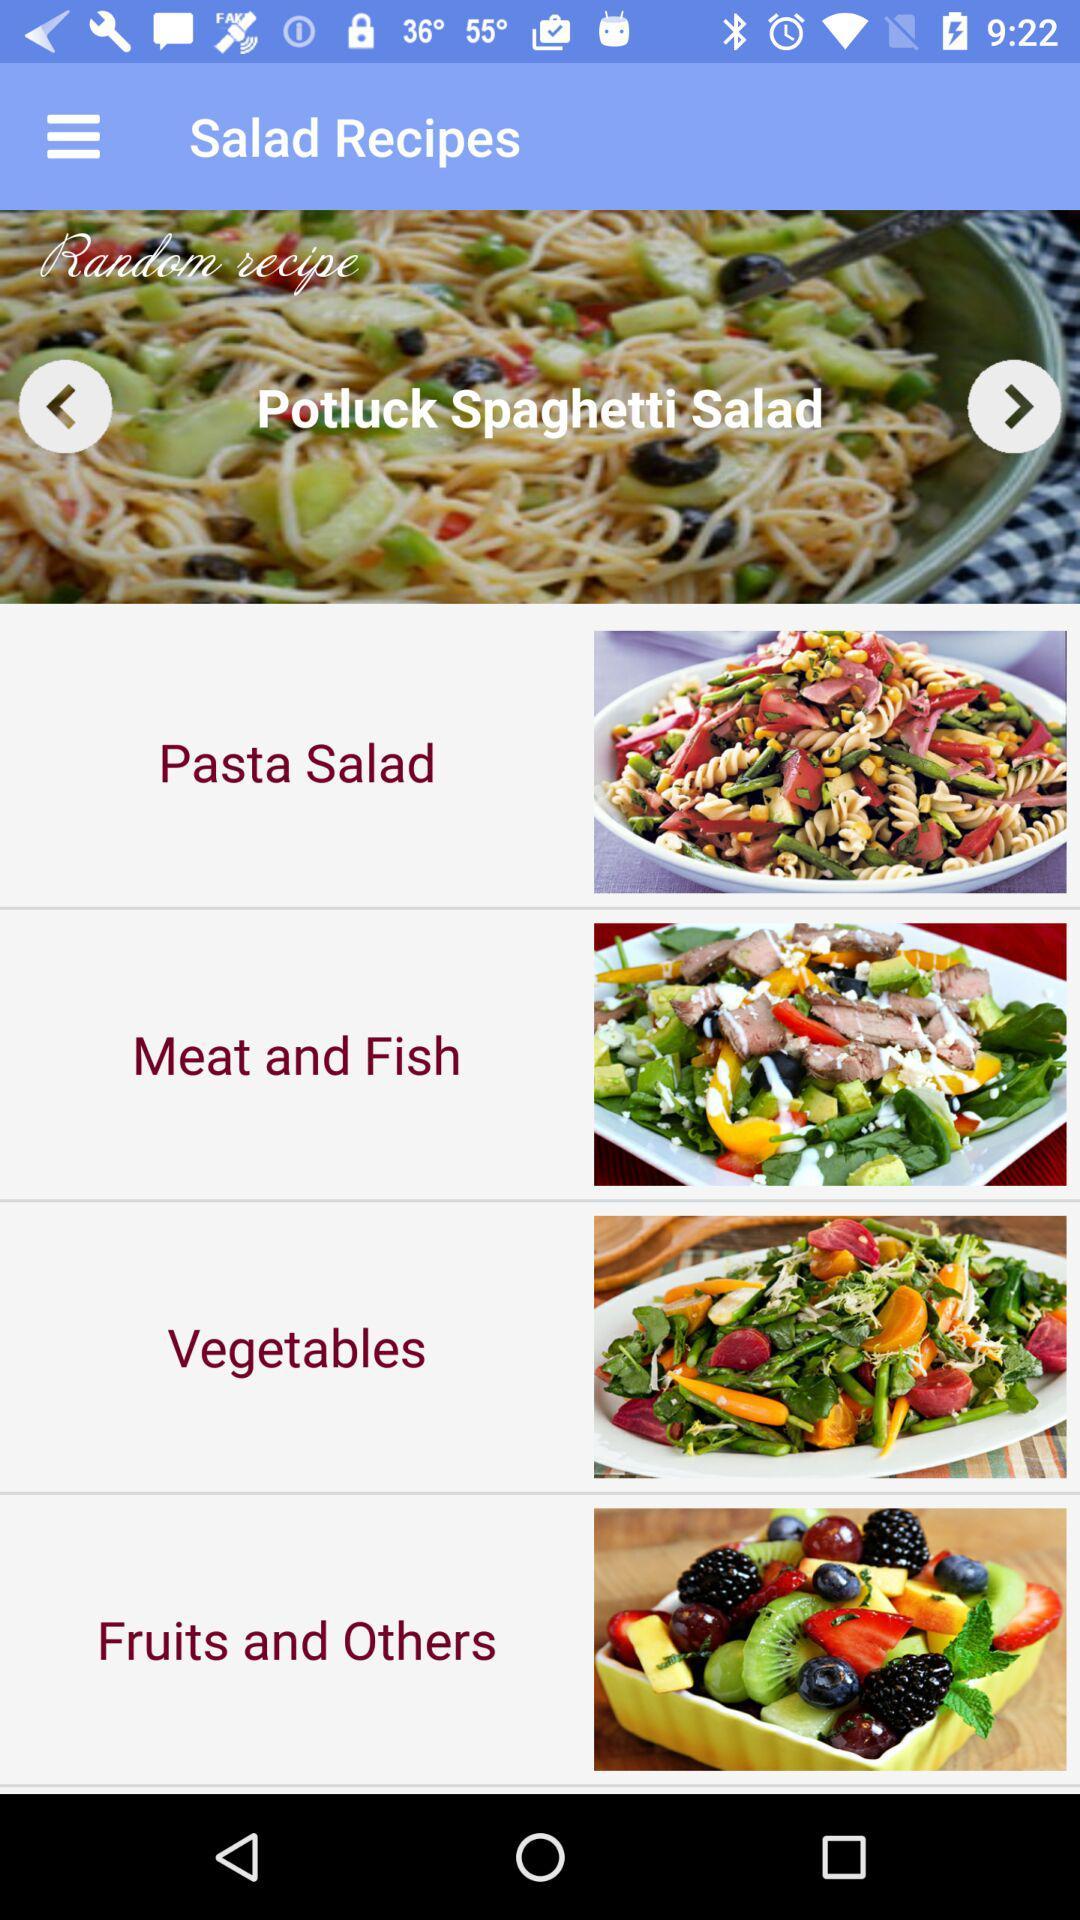 The width and height of the screenshot is (1080, 1920). What do you see at coordinates (297, 1053) in the screenshot?
I see `icon above vegetables` at bounding box center [297, 1053].